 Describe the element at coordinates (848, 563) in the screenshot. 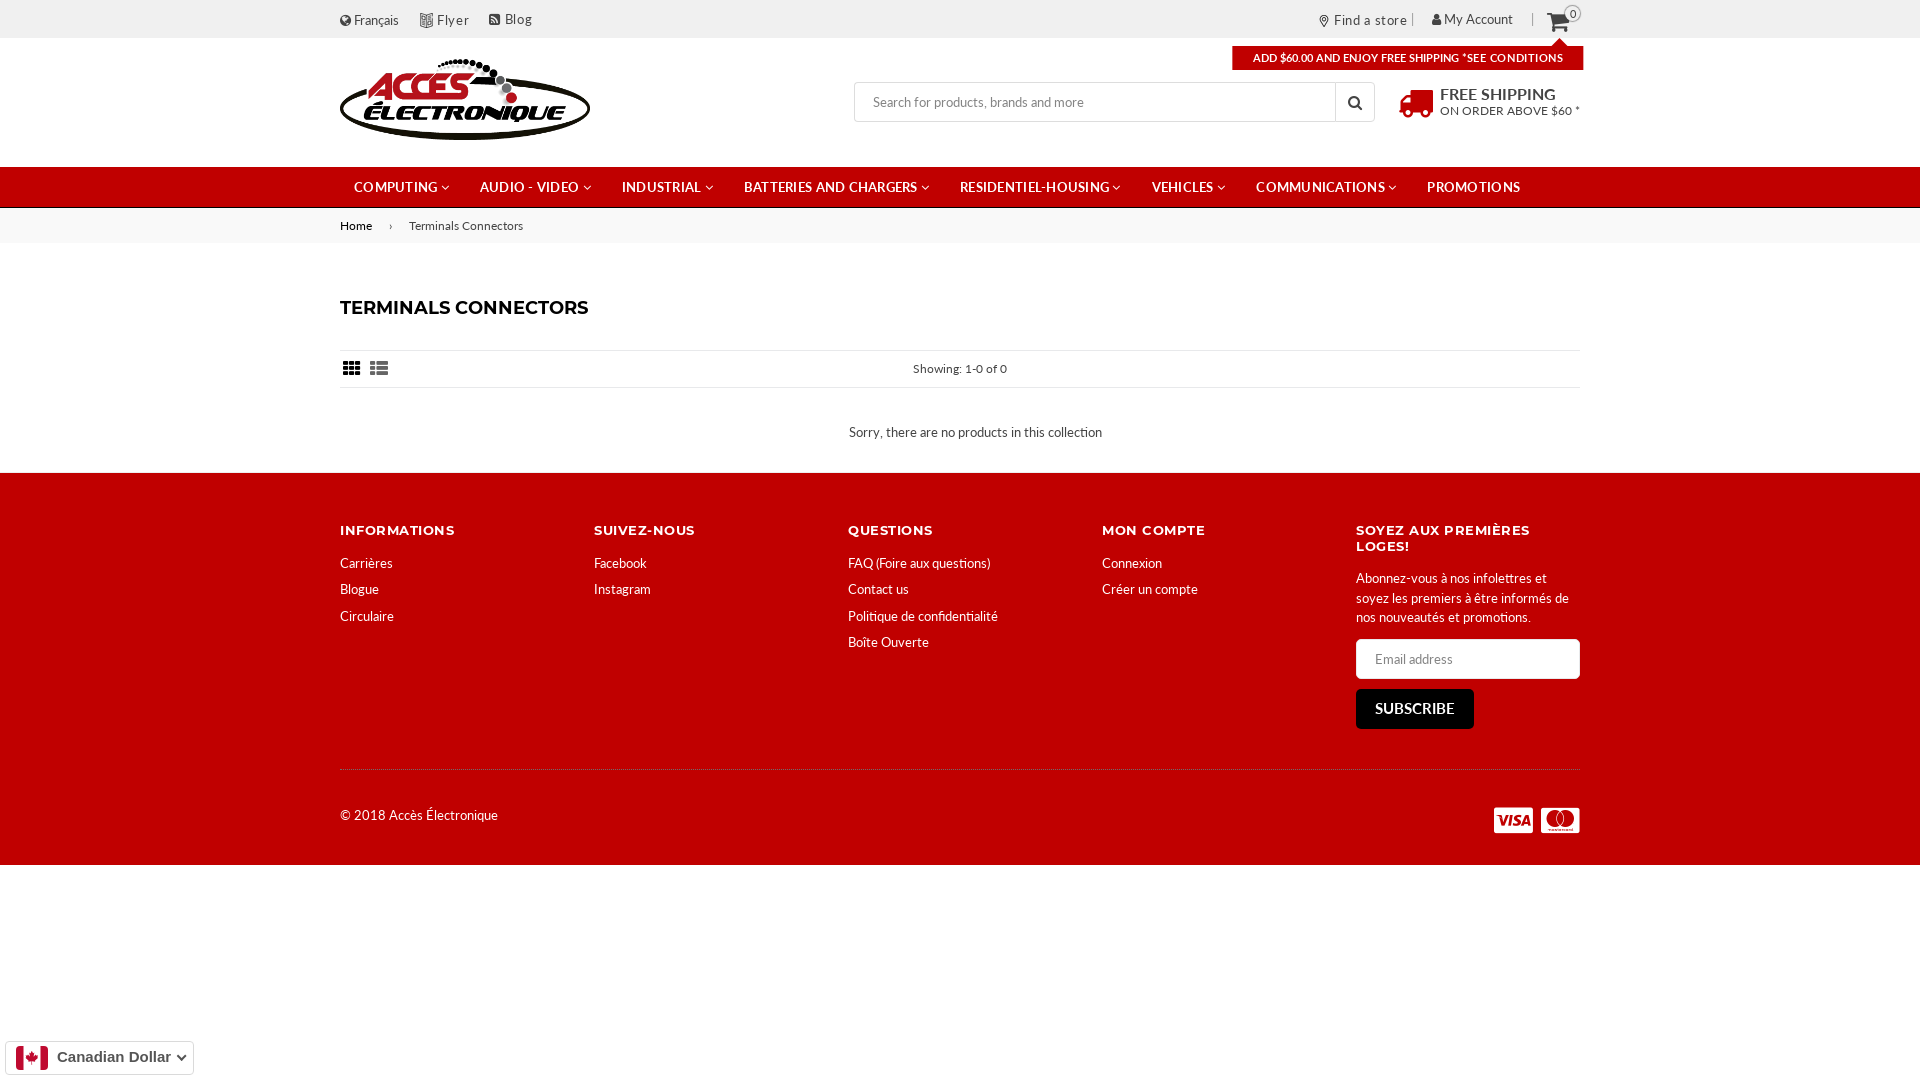

I see `'FAQ (Foire aux questions)'` at that location.